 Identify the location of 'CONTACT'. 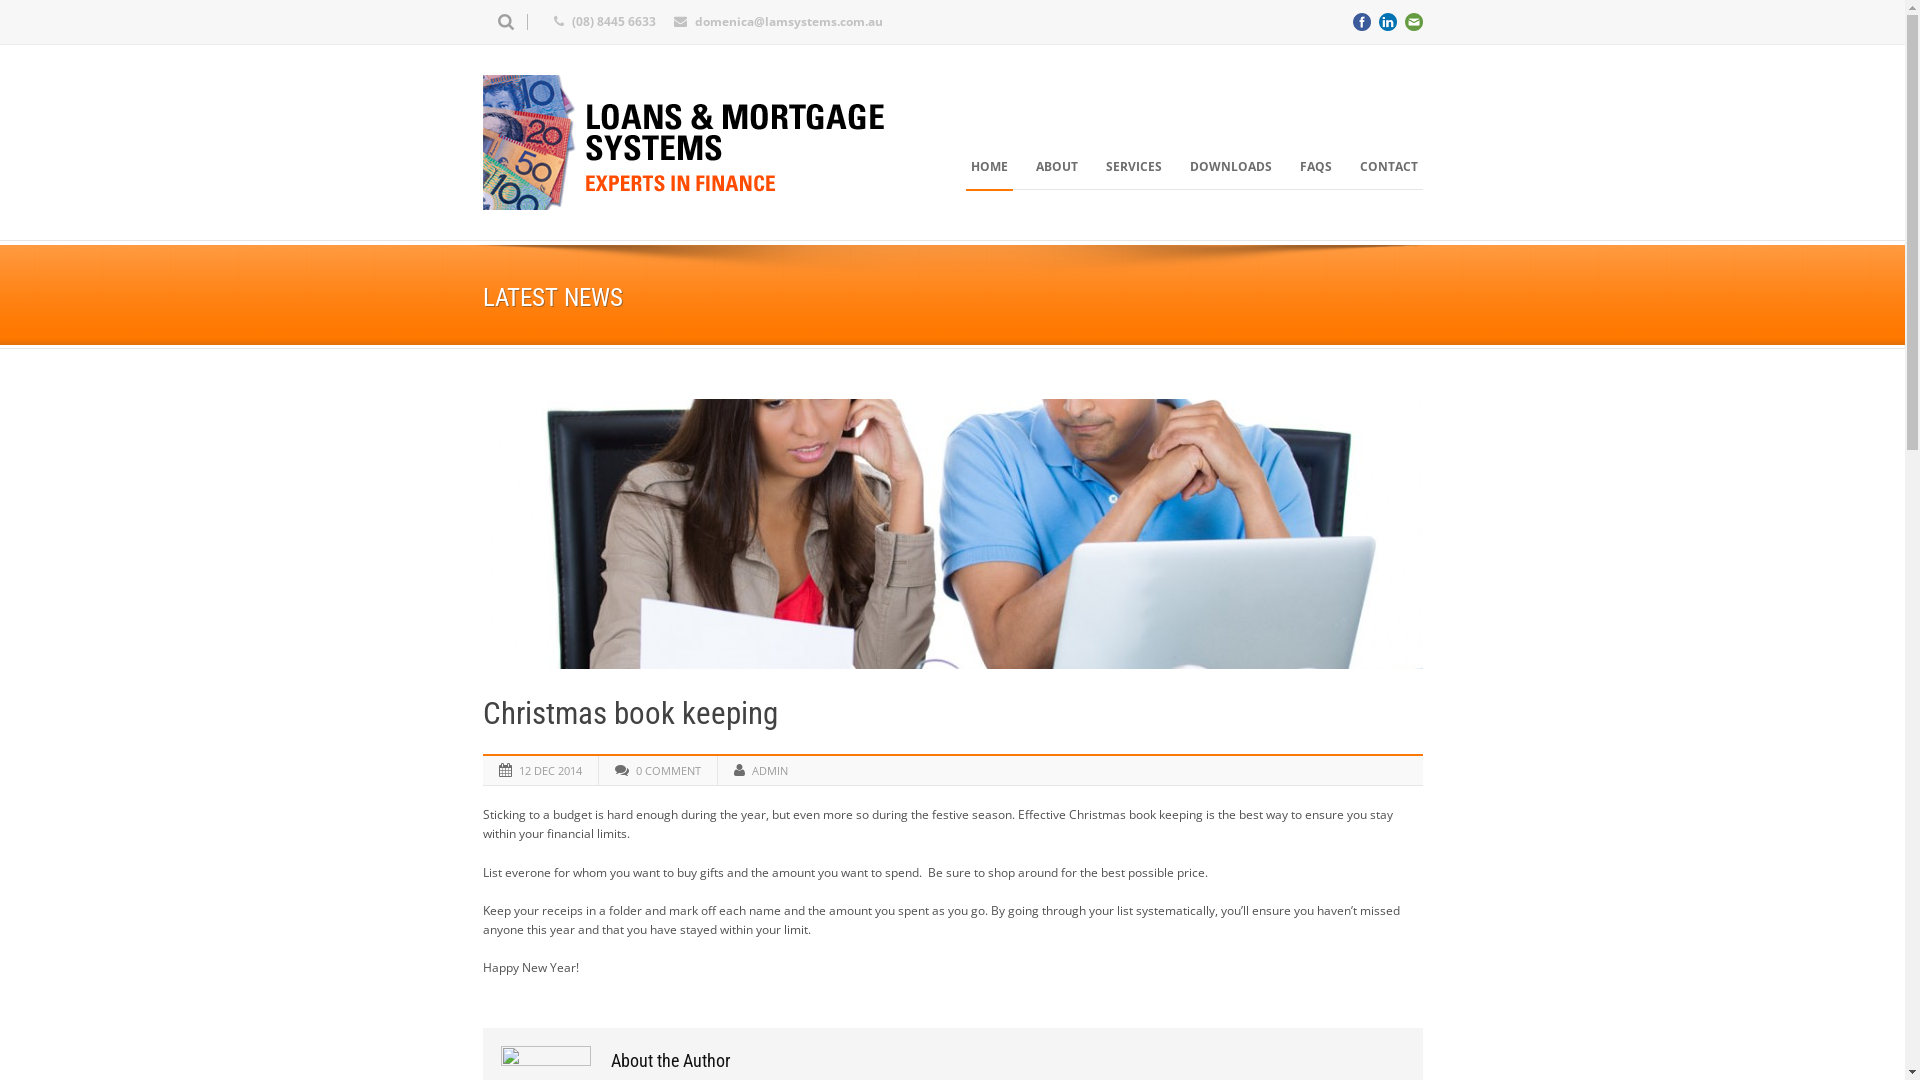
(1386, 165).